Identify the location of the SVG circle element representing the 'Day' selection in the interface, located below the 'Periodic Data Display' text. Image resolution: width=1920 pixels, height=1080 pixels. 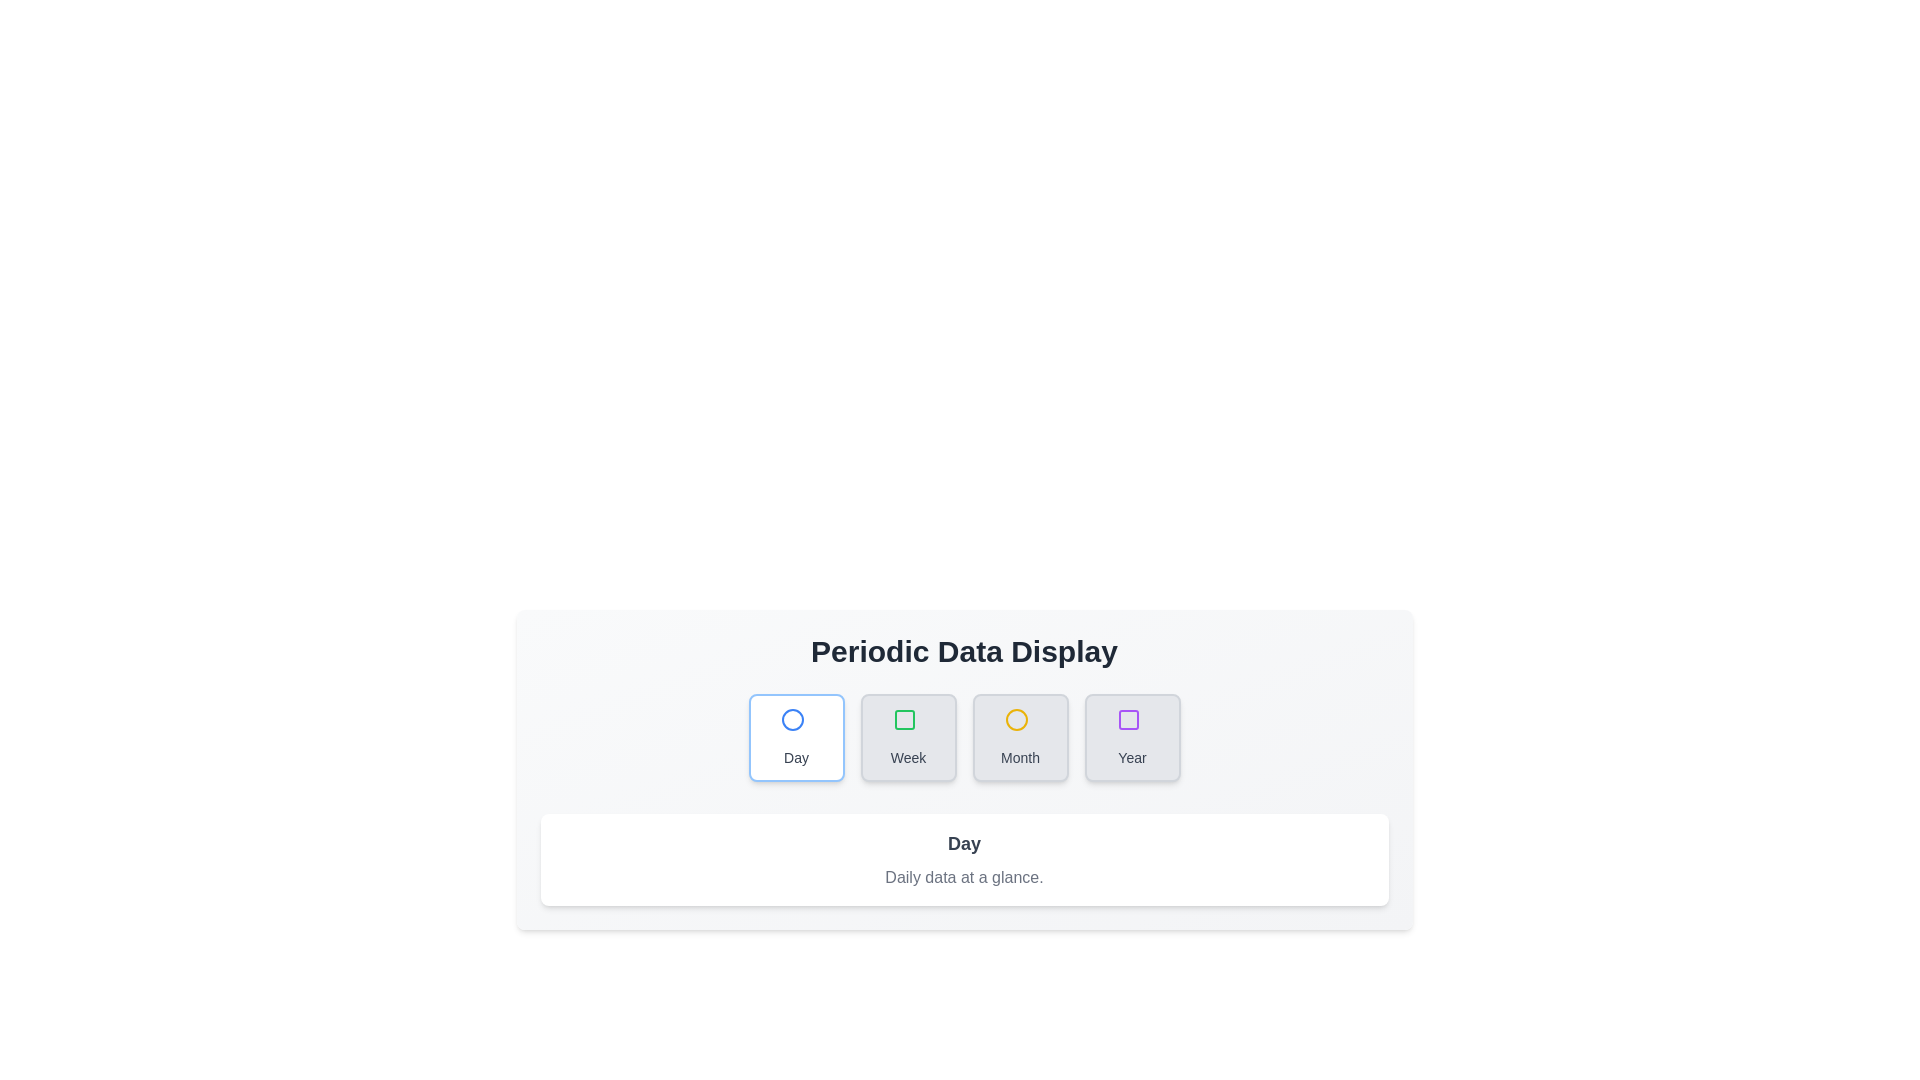
(791, 720).